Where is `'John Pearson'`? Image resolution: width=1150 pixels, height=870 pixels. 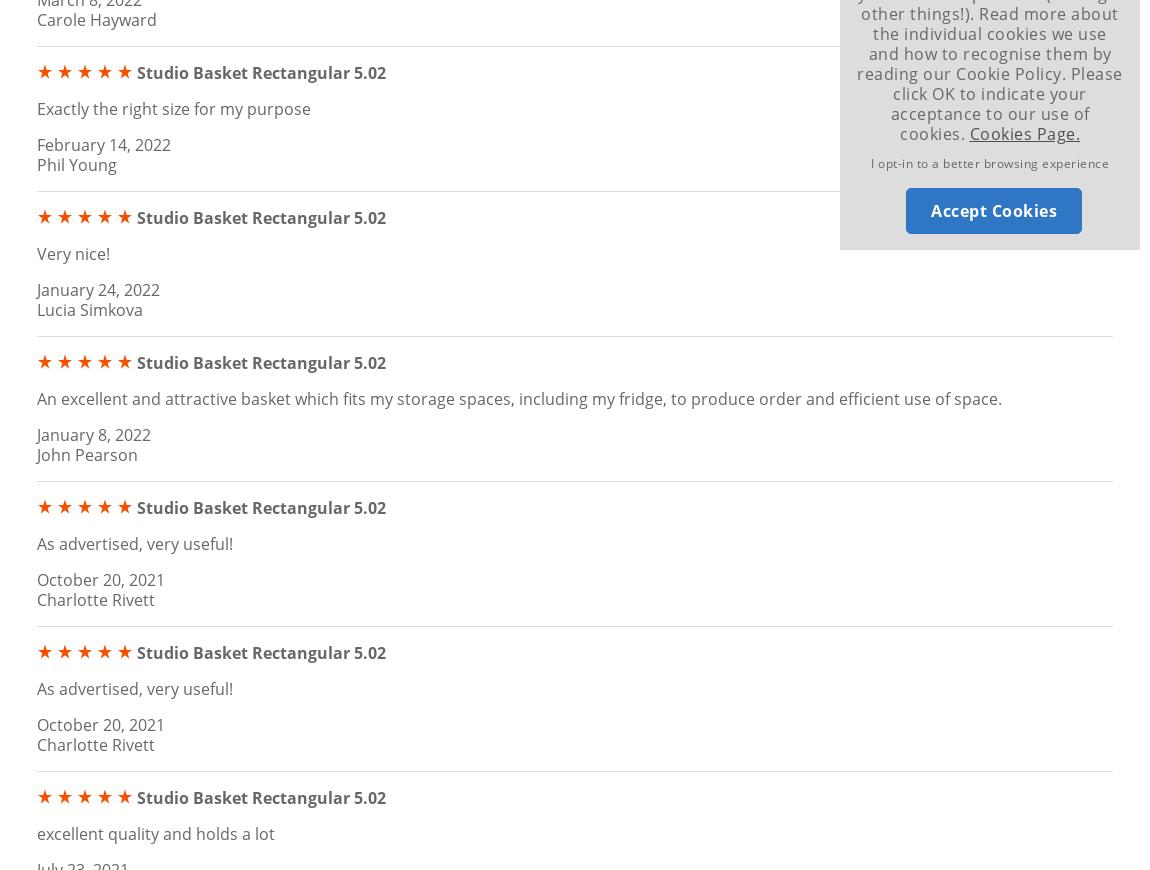 'John Pearson' is located at coordinates (86, 452).